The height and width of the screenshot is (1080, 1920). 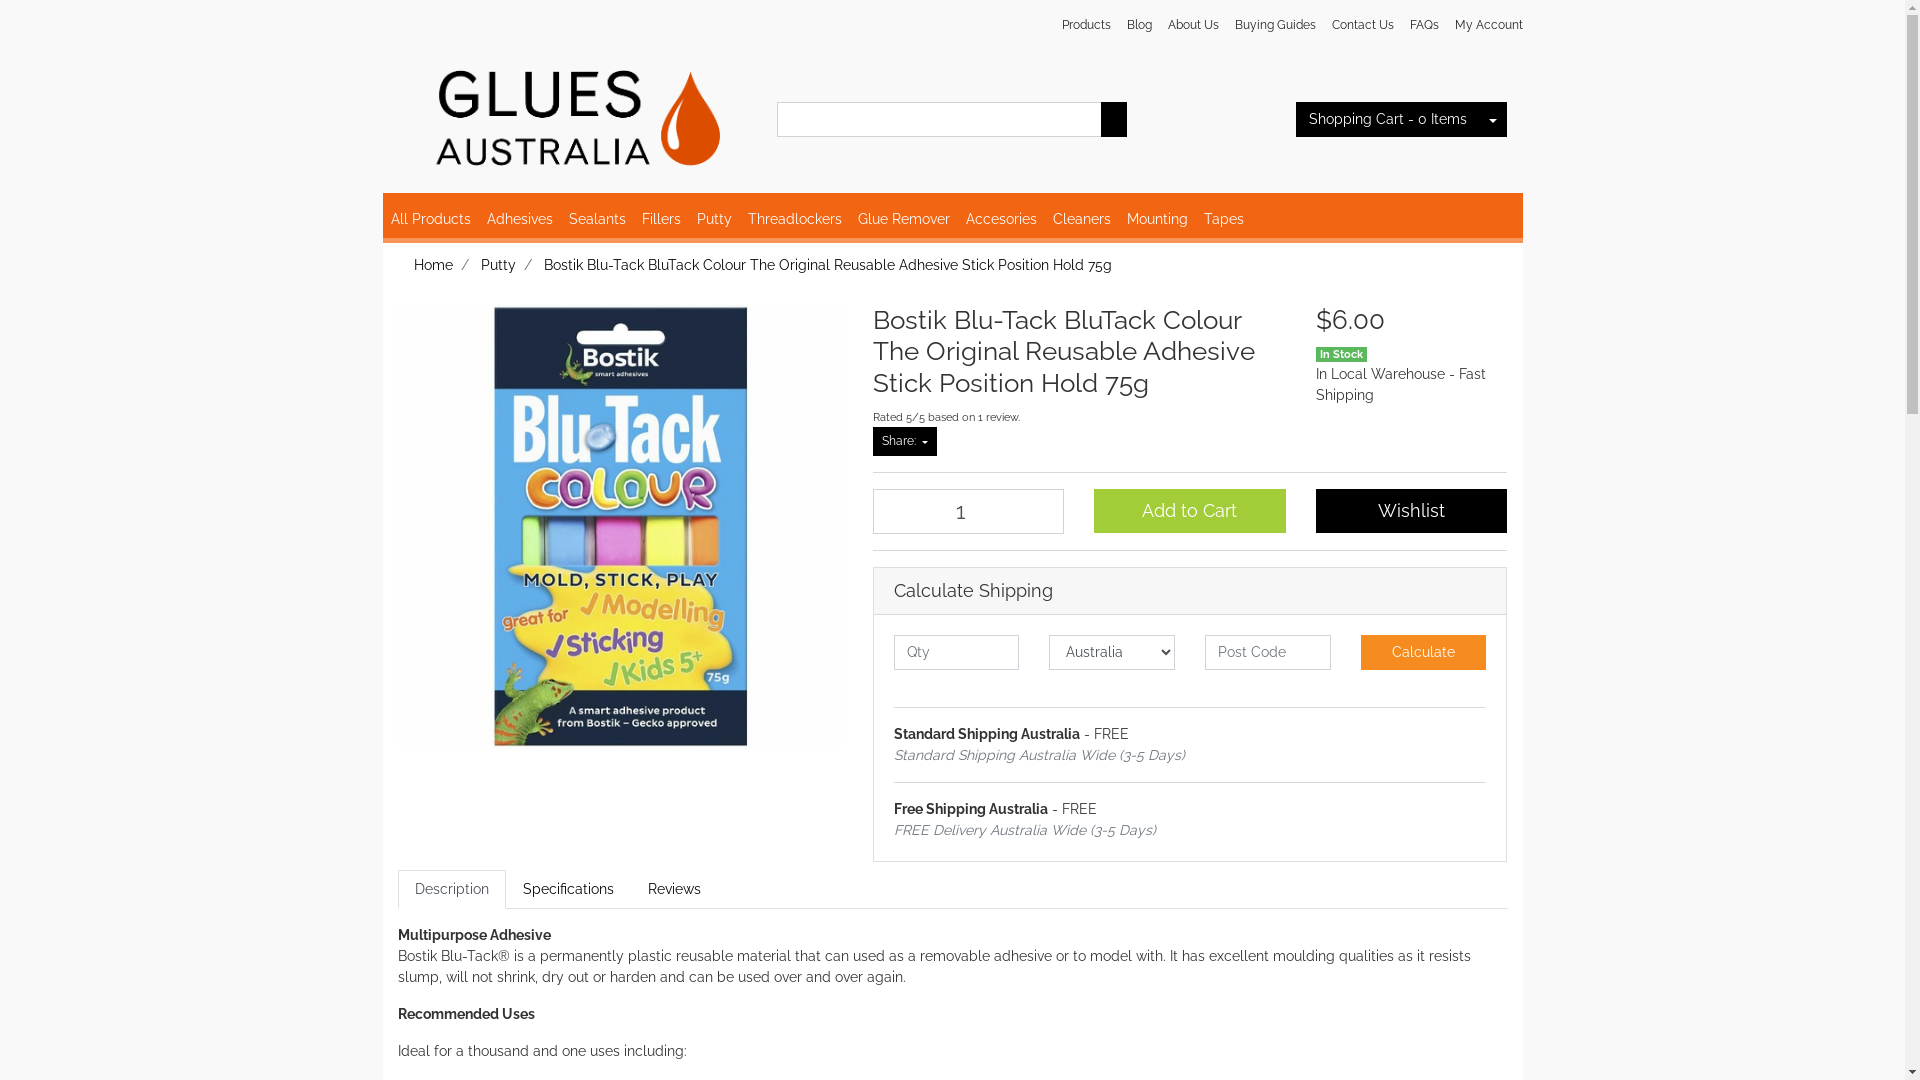 What do you see at coordinates (1362, 24) in the screenshot?
I see `'Contact Us'` at bounding box center [1362, 24].